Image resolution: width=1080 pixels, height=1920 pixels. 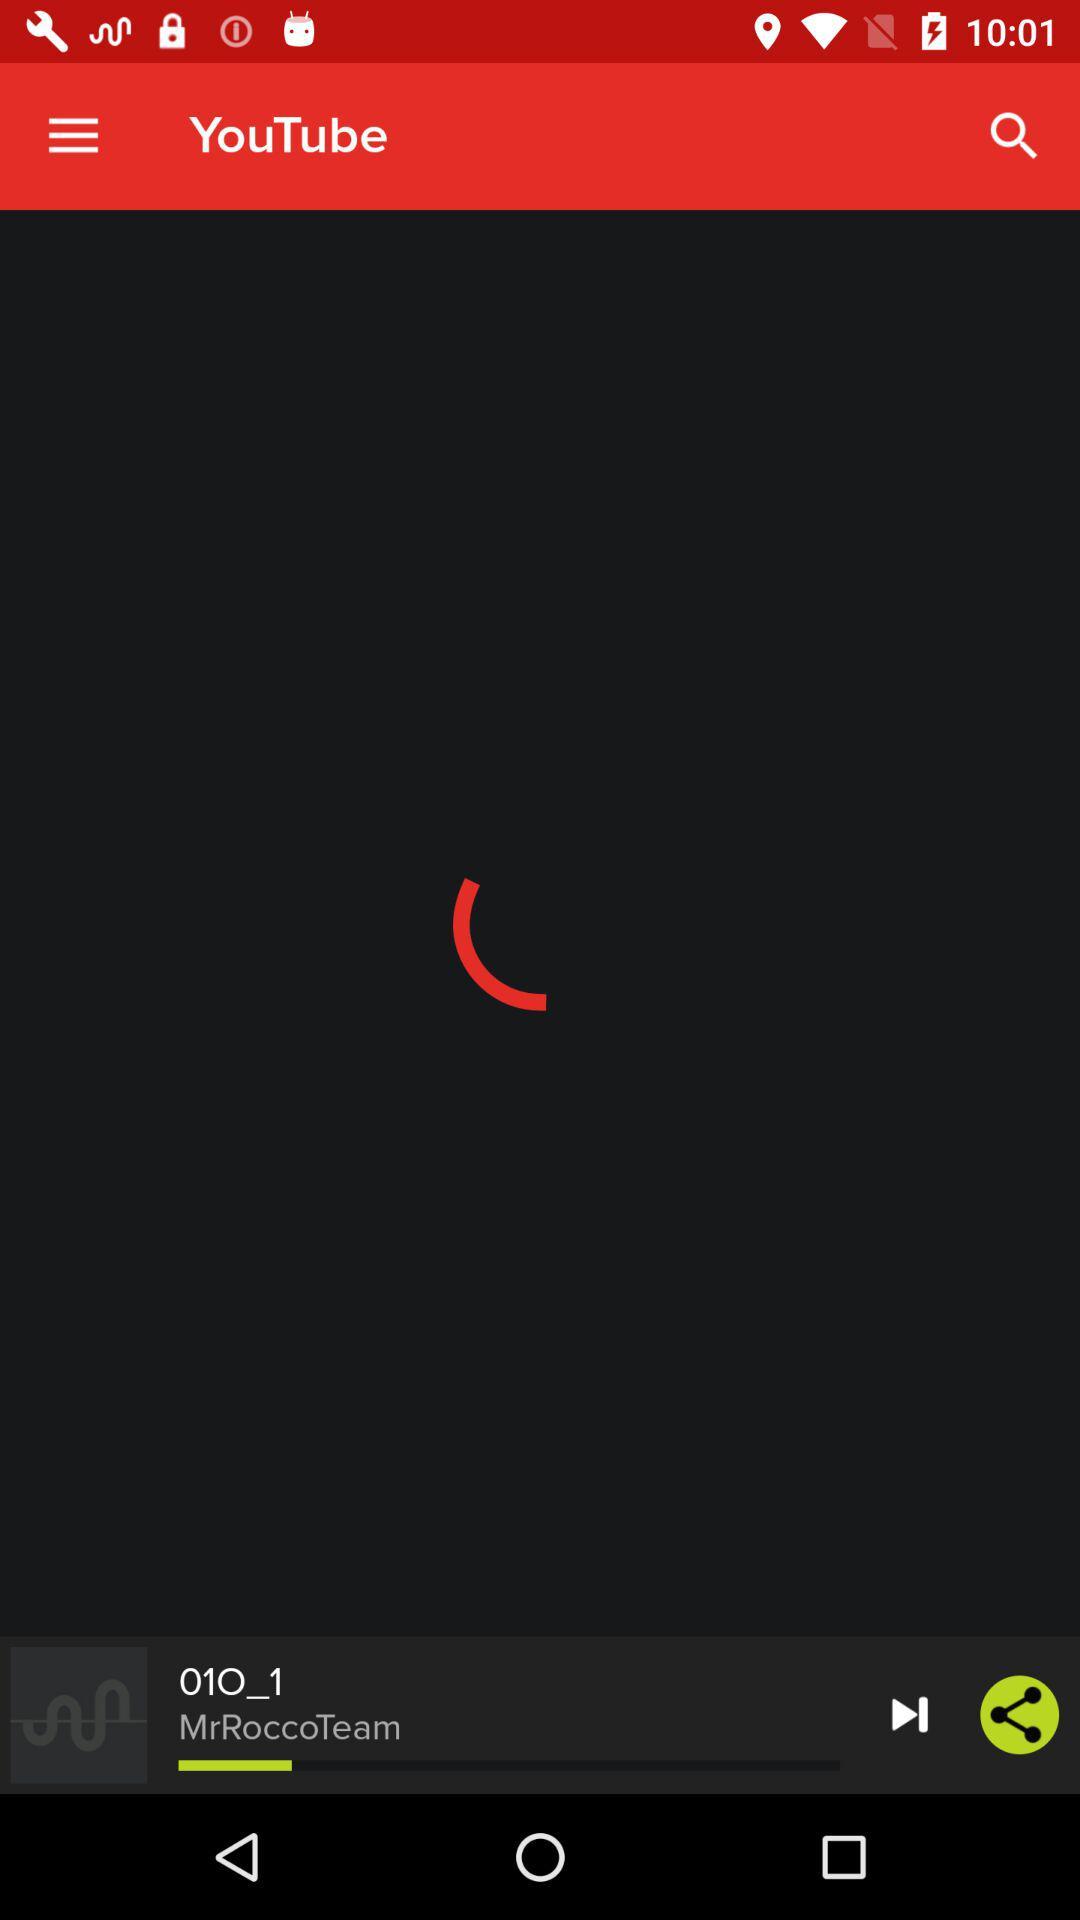 I want to click on item to the left of youtube, so click(x=72, y=135).